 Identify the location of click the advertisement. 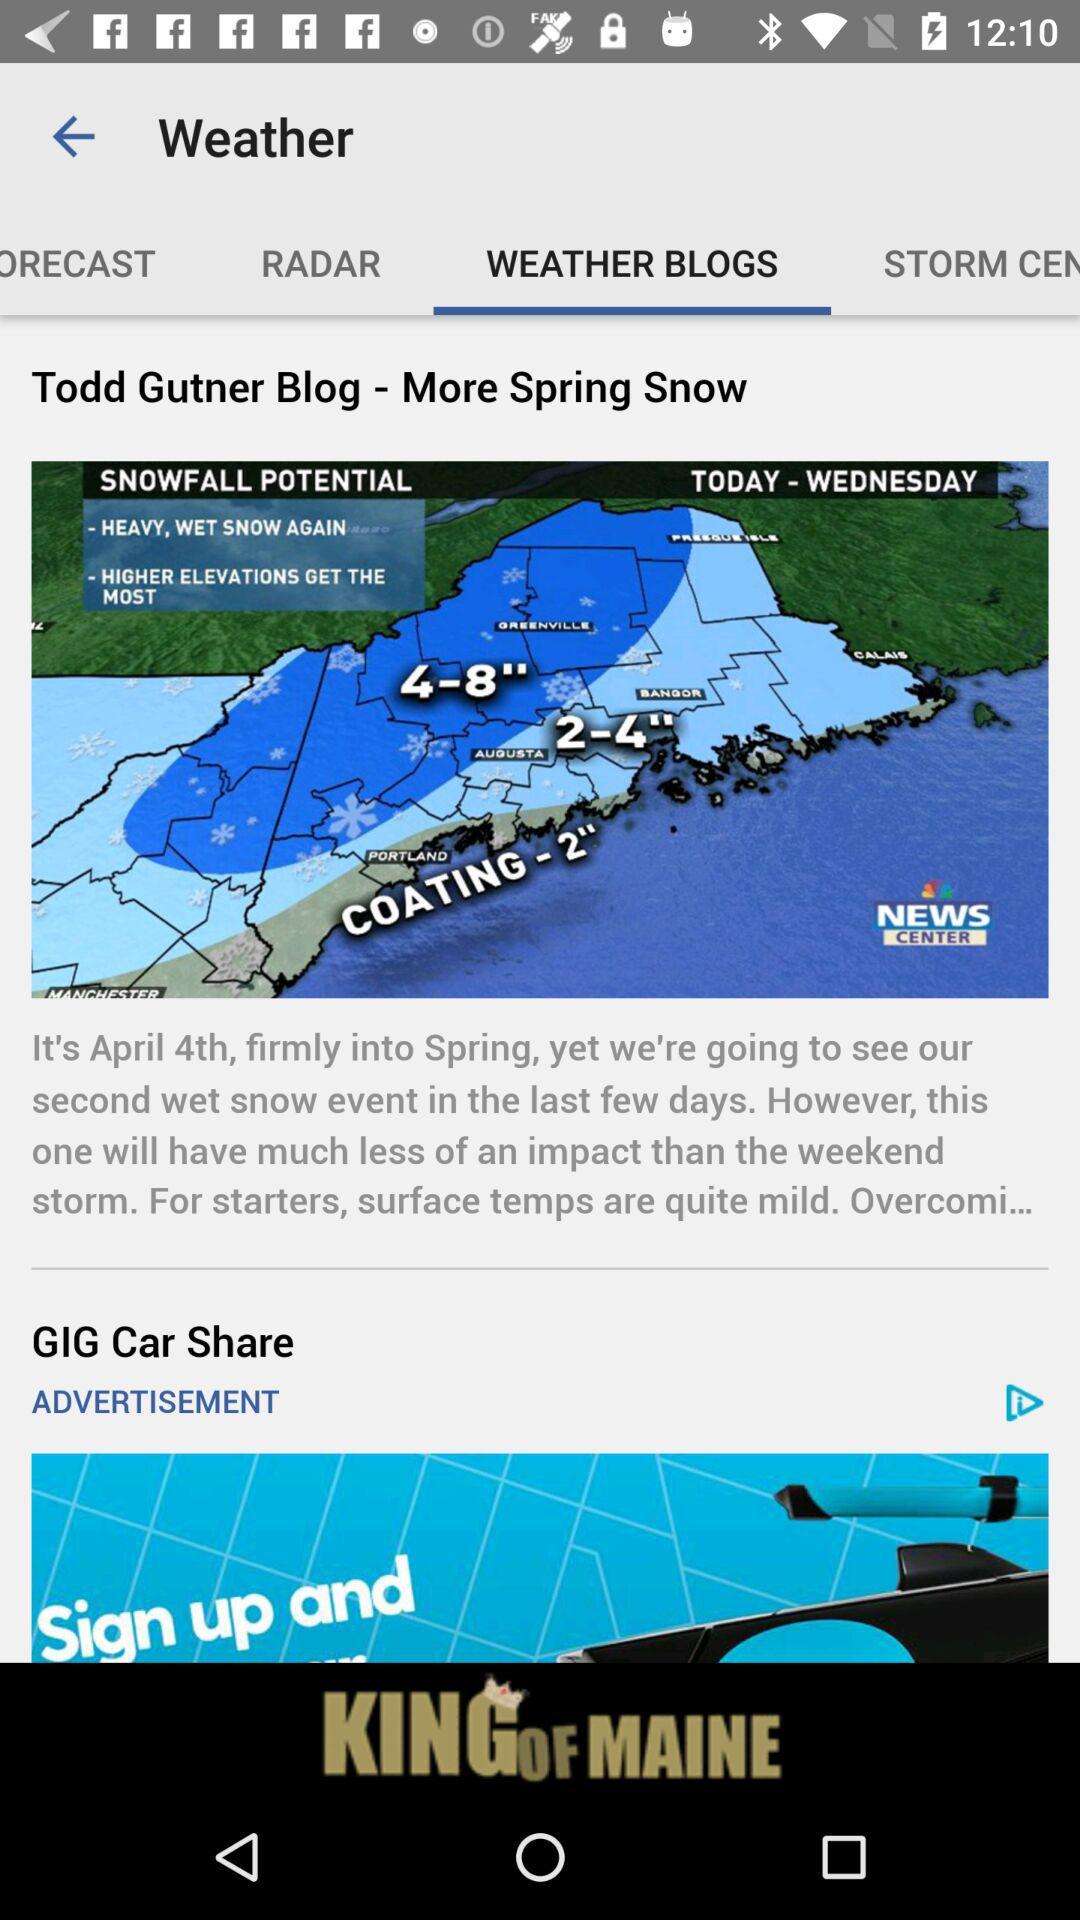
(540, 1727).